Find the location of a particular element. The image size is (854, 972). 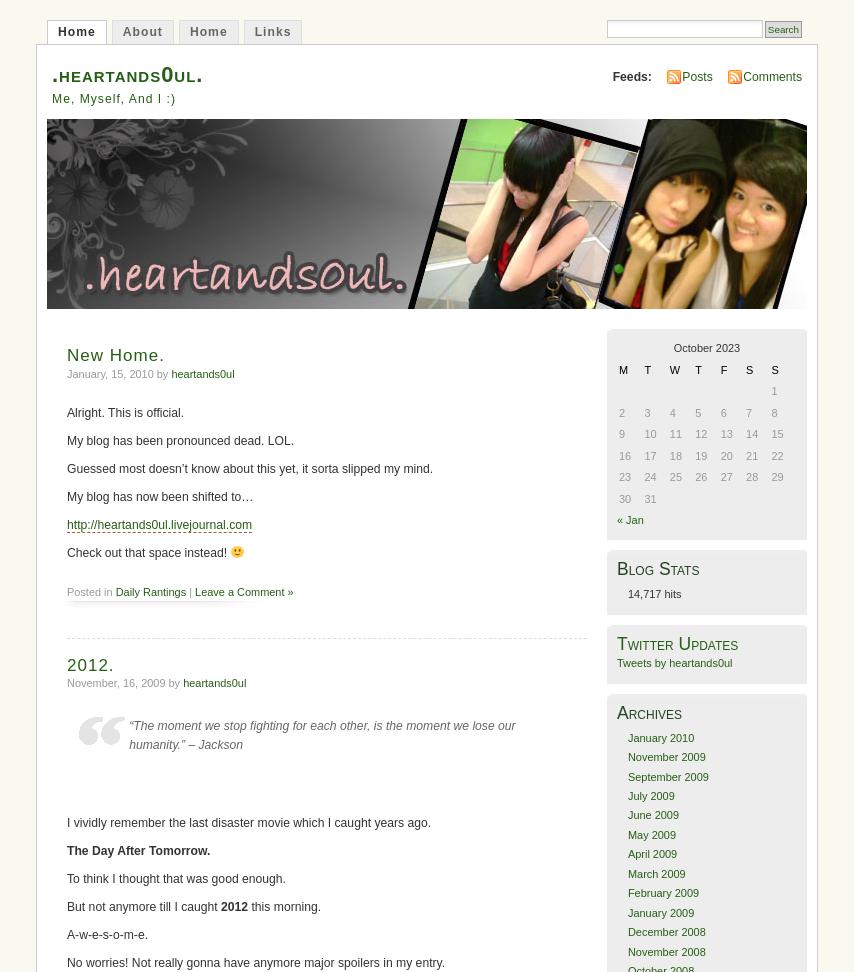

'11' is located at coordinates (674, 432).